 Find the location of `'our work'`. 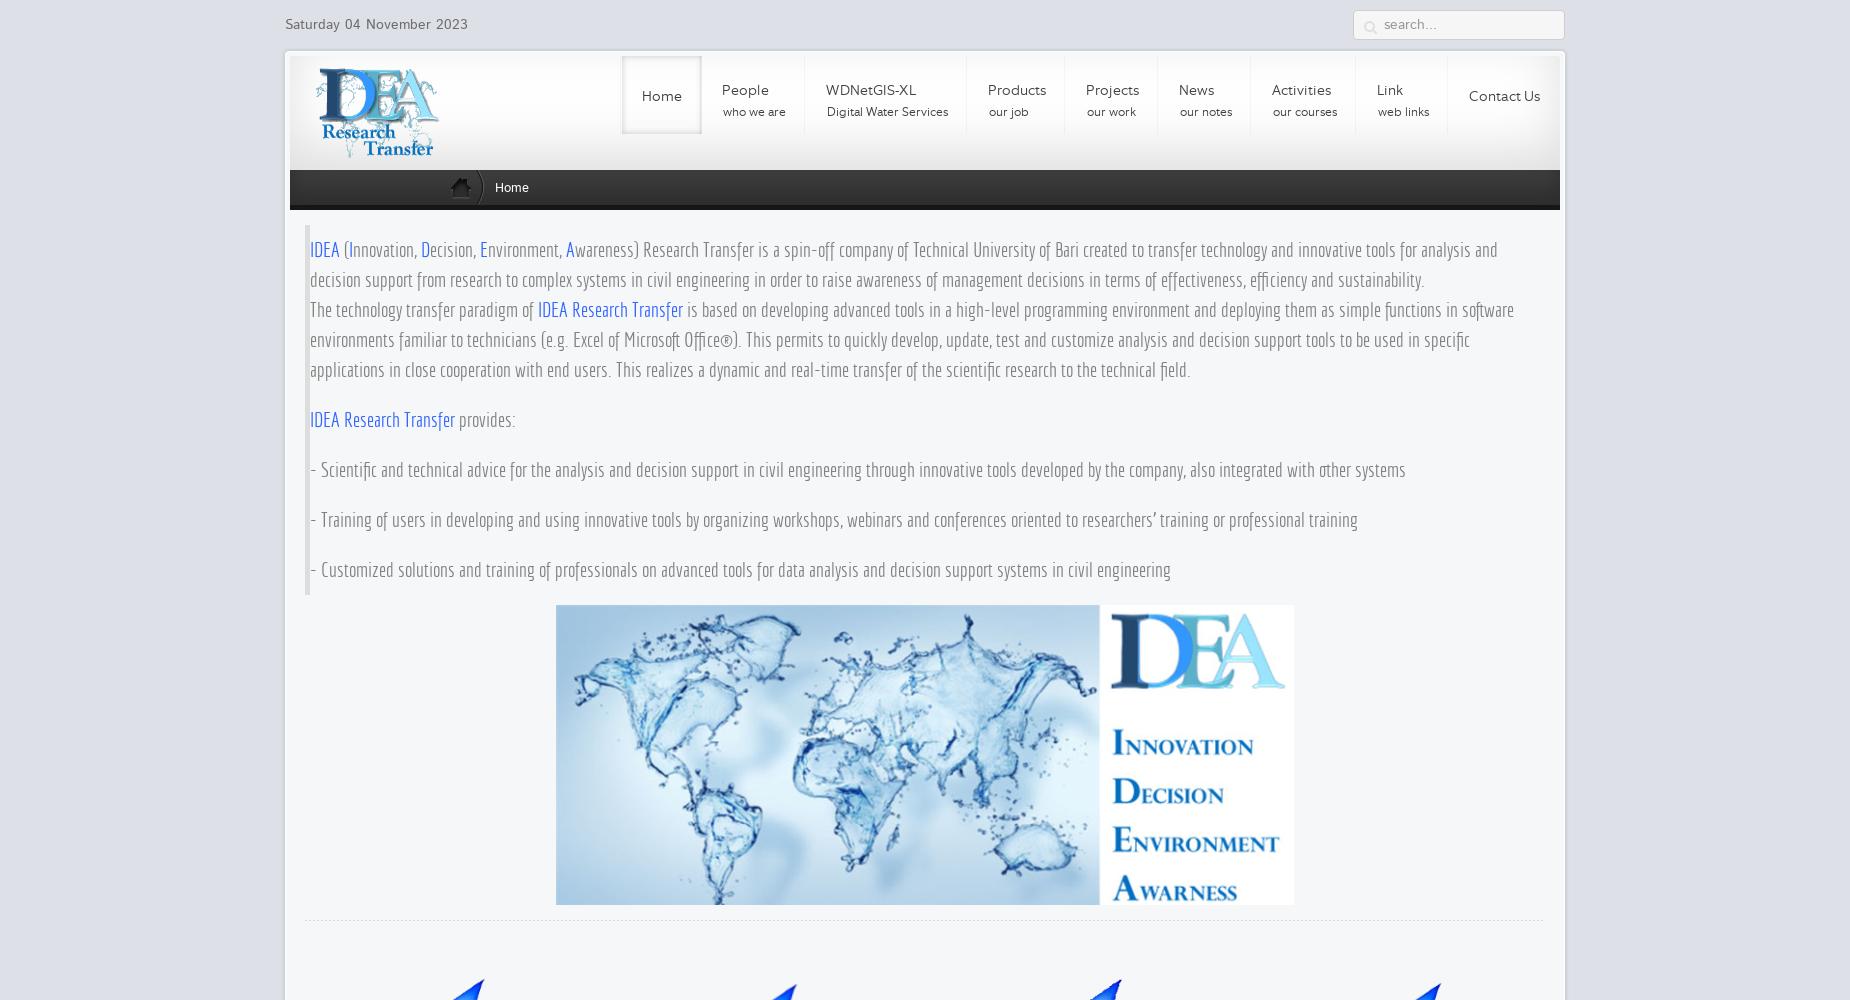

'our work' is located at coordinates (1086, 111).